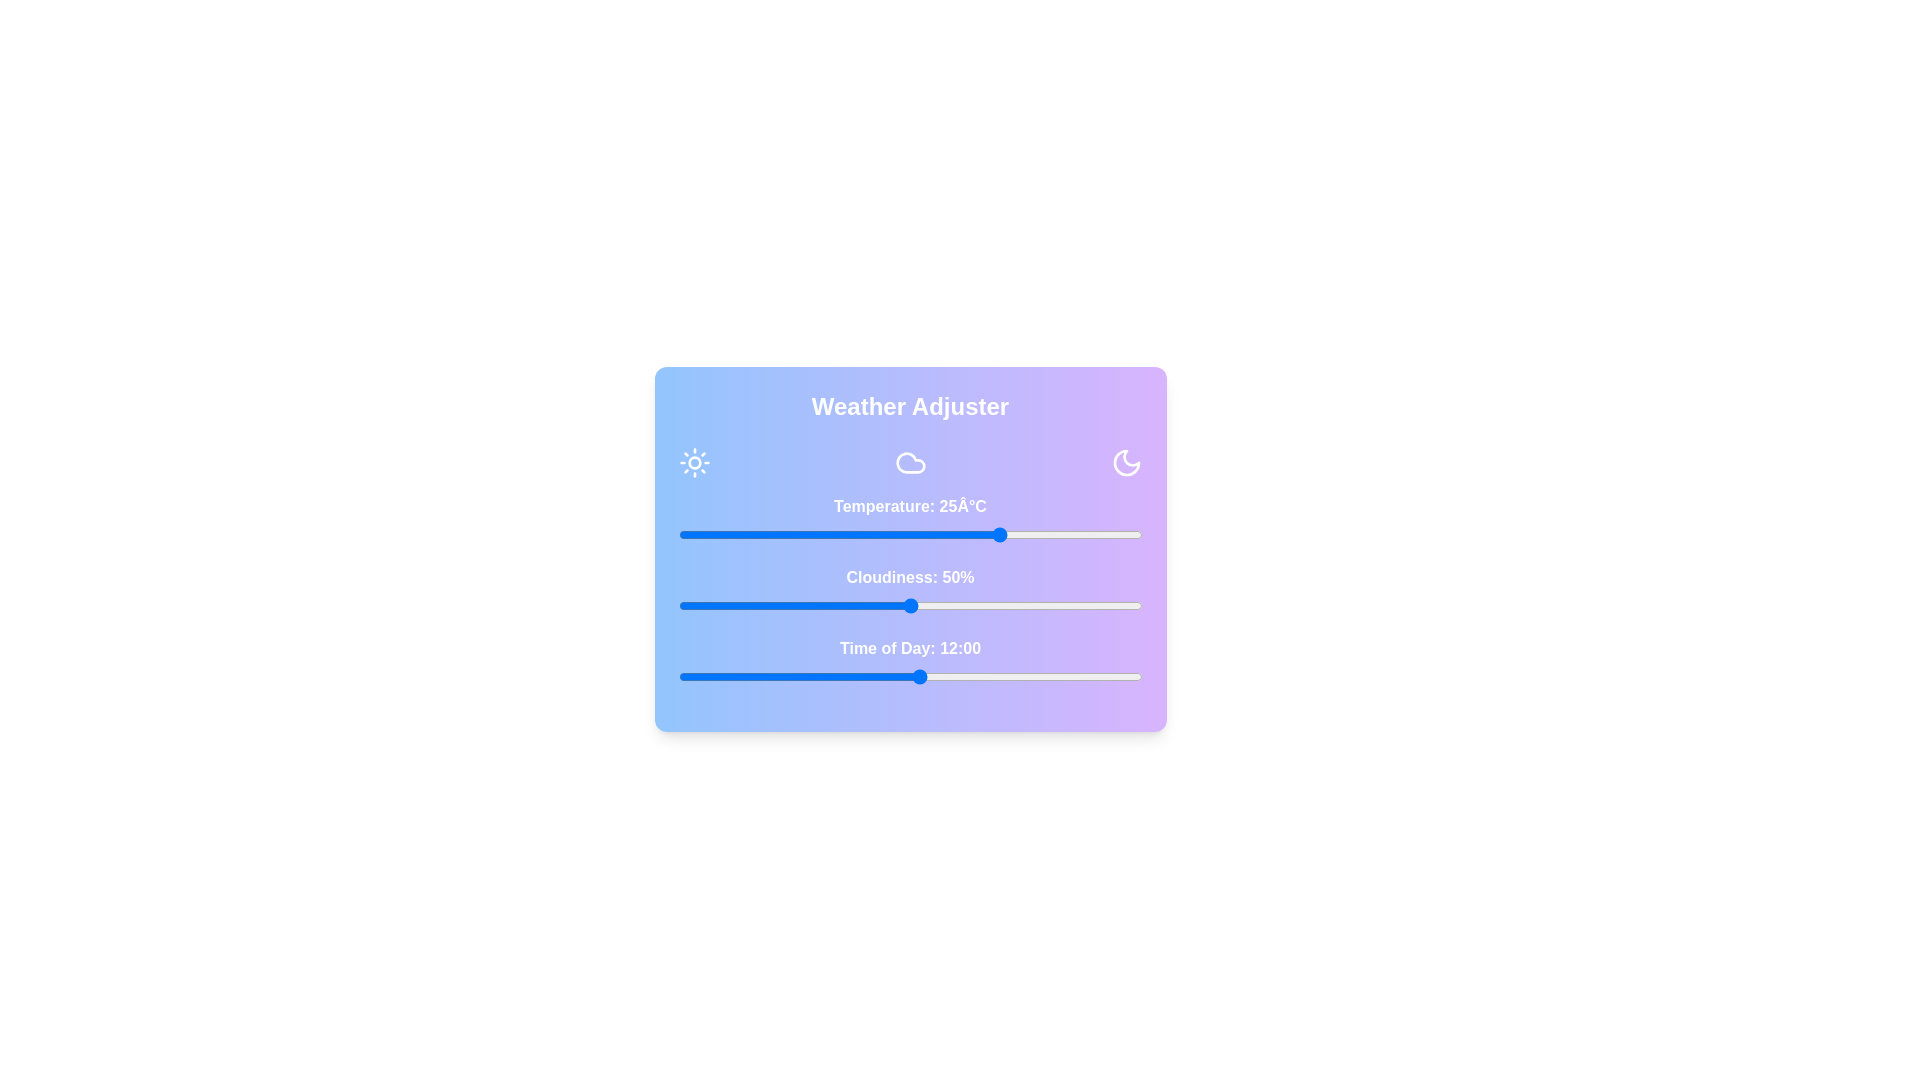 The height and width of the screenshot is (1080, 1920). Describe the element at coordinates (909, 676) in the screenshot. I see `the horizontal range slider control with a blue track positioned below the label 'Time of Day: 12:00'` at that location.